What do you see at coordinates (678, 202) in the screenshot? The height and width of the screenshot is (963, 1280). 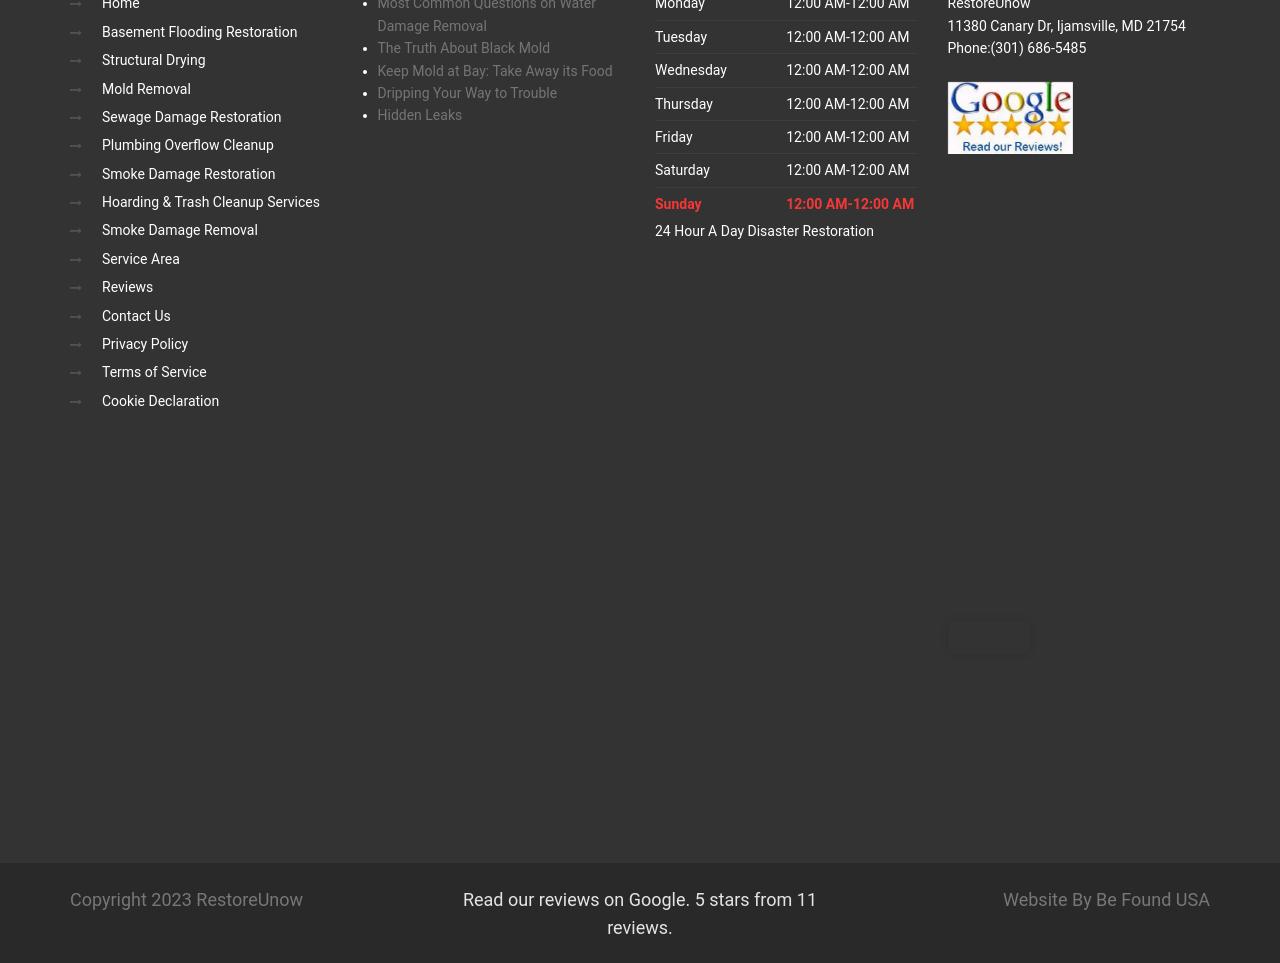 I see `'Sunday'` at bounding box center [678, 202].